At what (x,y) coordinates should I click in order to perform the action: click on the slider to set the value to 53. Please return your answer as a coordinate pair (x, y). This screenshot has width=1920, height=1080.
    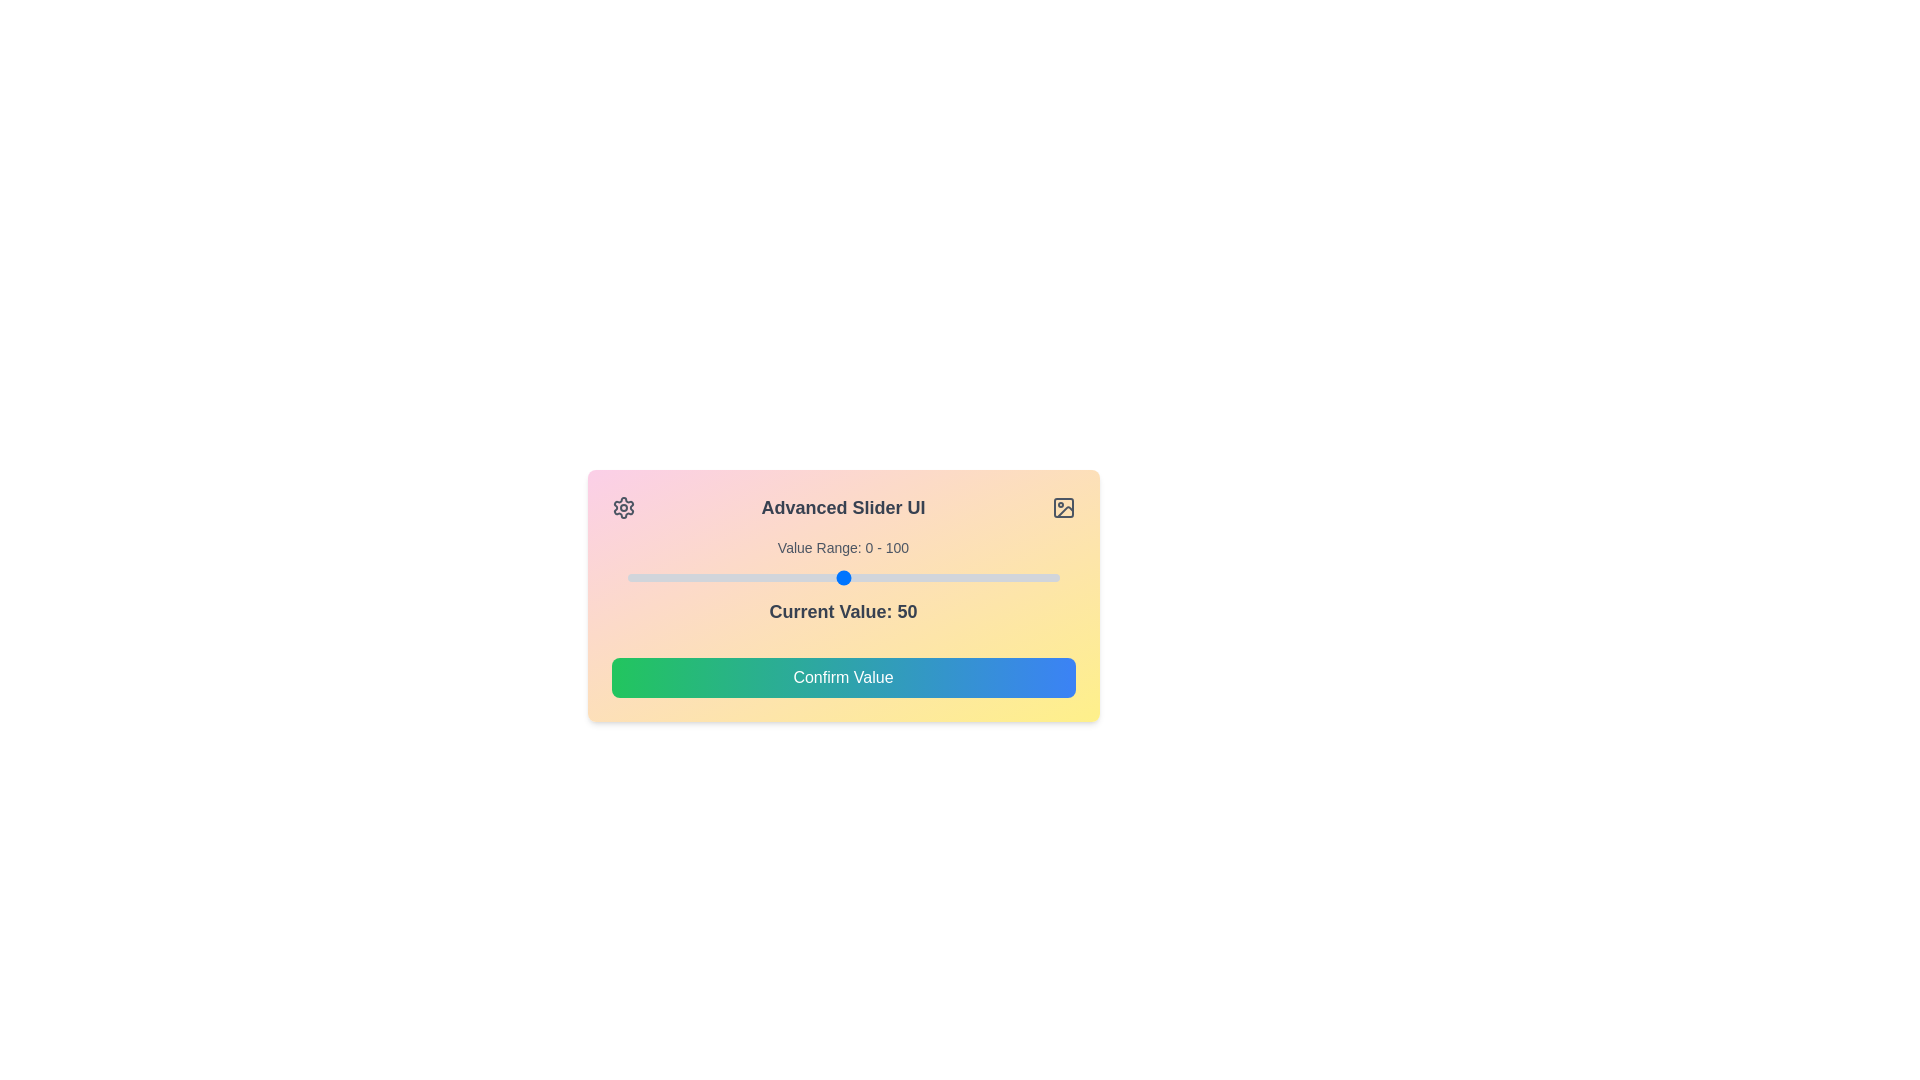
    Looking at the image, I should click on (856, 578).